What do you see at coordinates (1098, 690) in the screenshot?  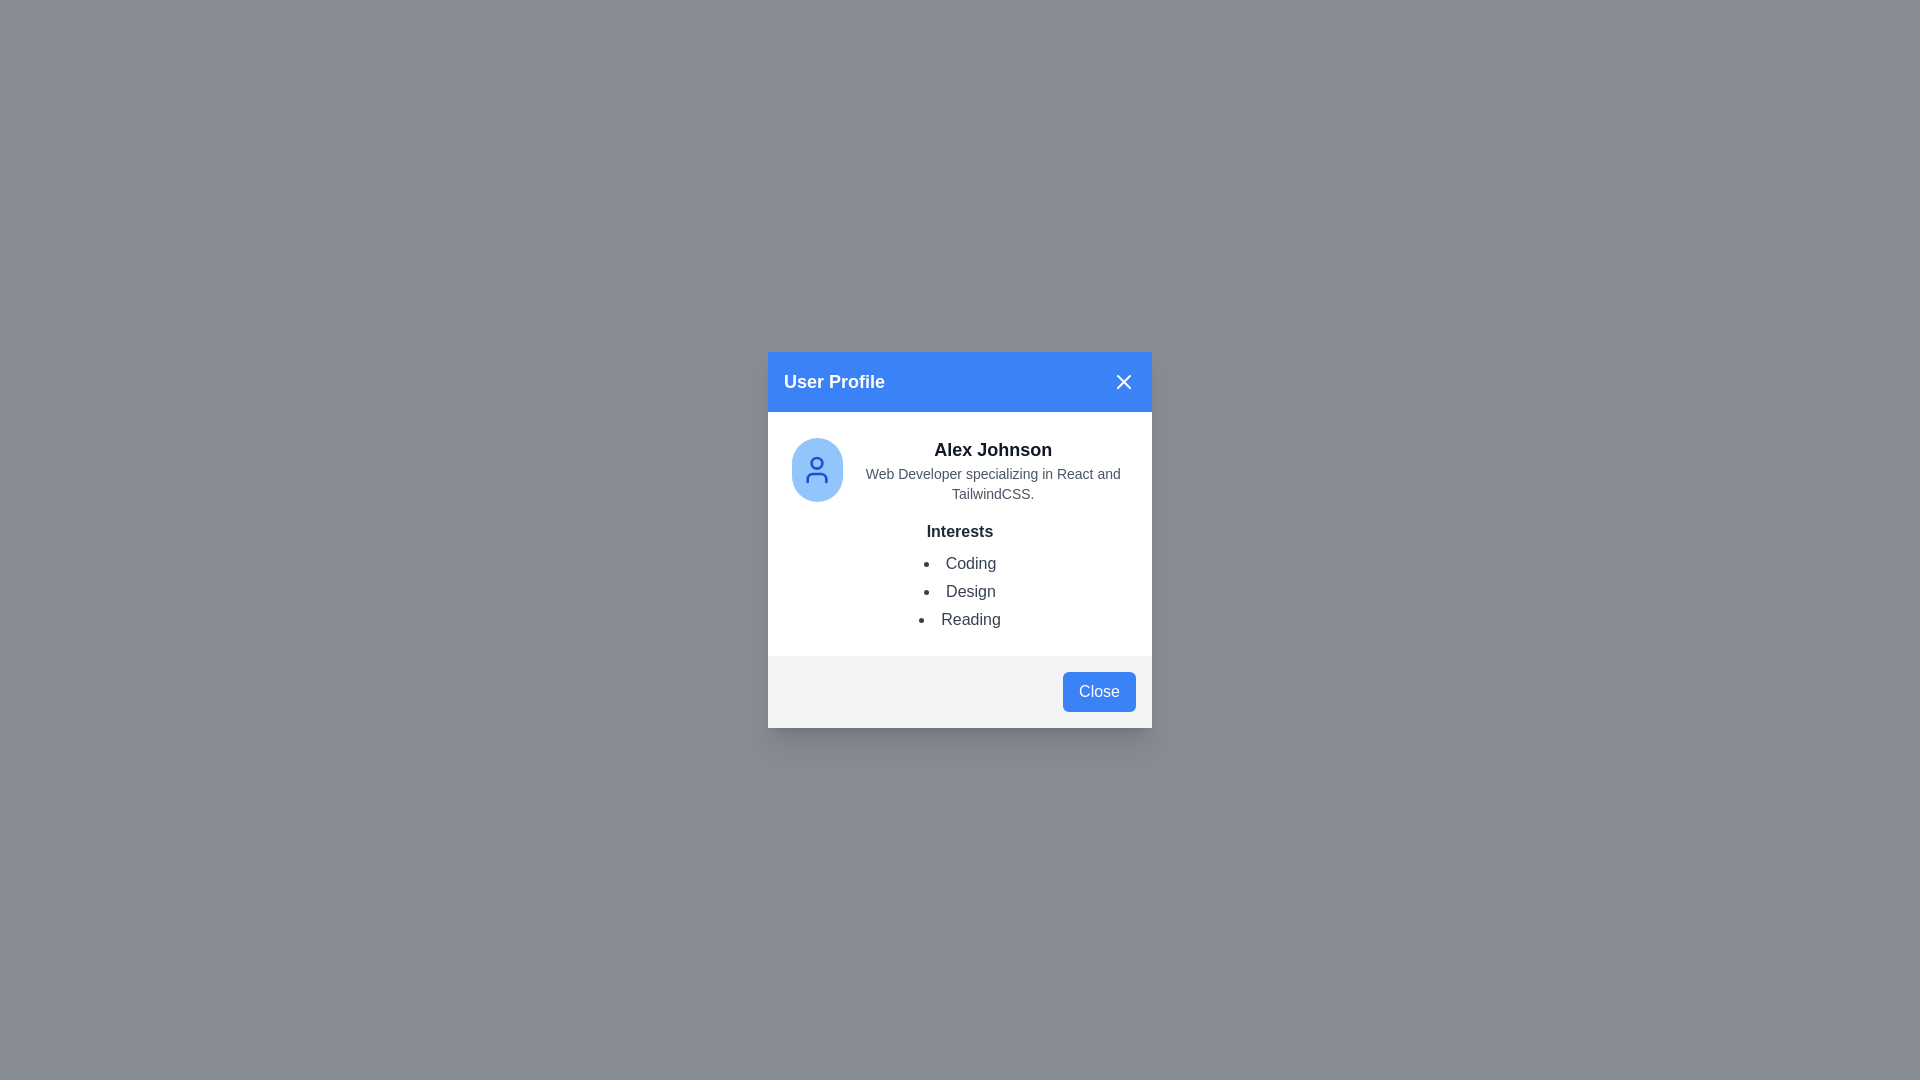 I see `the 'Close' button, which is a rounded rectangular button with a blue background and white text, located at the bottom right of the modal dialog's footer` at bounding box center [1098, 690].